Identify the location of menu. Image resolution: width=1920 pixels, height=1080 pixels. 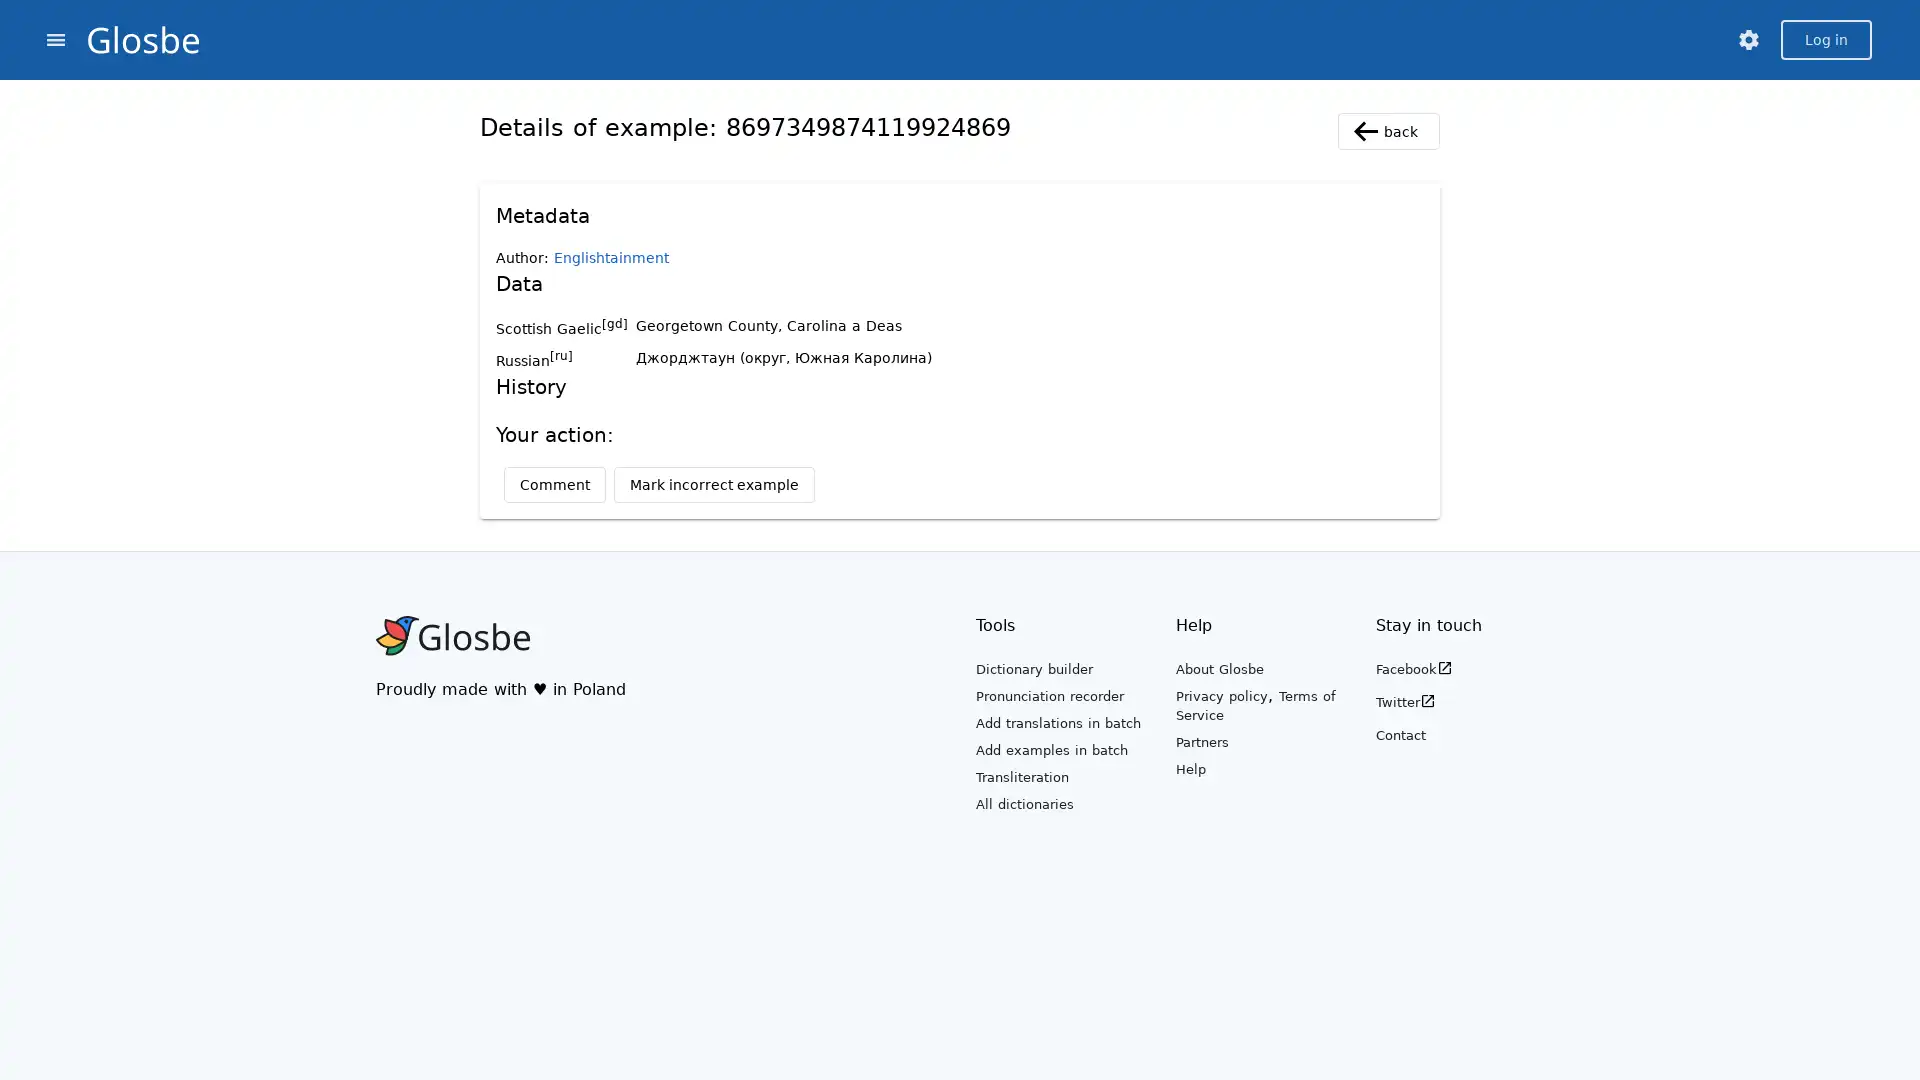
(56, 39).